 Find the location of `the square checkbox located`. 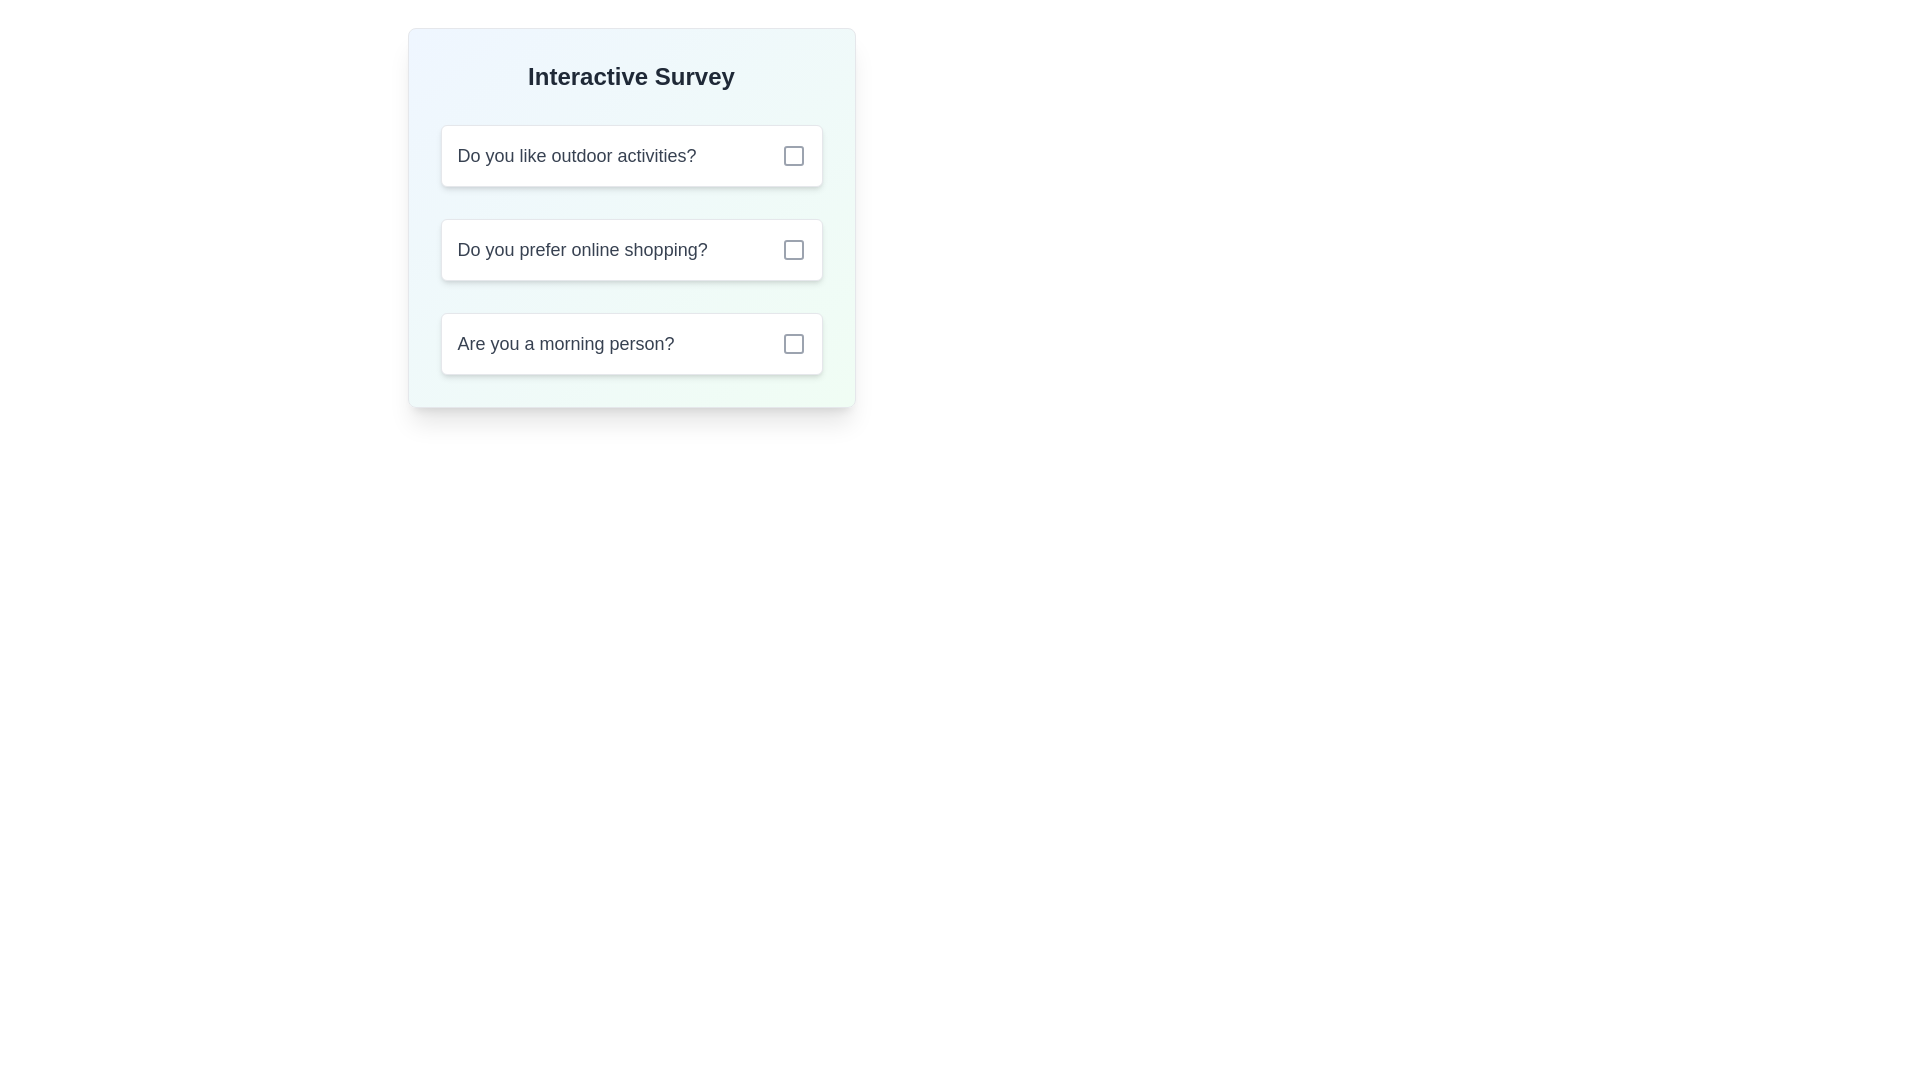

the square checkbox located is located at coordinates (792, 342).